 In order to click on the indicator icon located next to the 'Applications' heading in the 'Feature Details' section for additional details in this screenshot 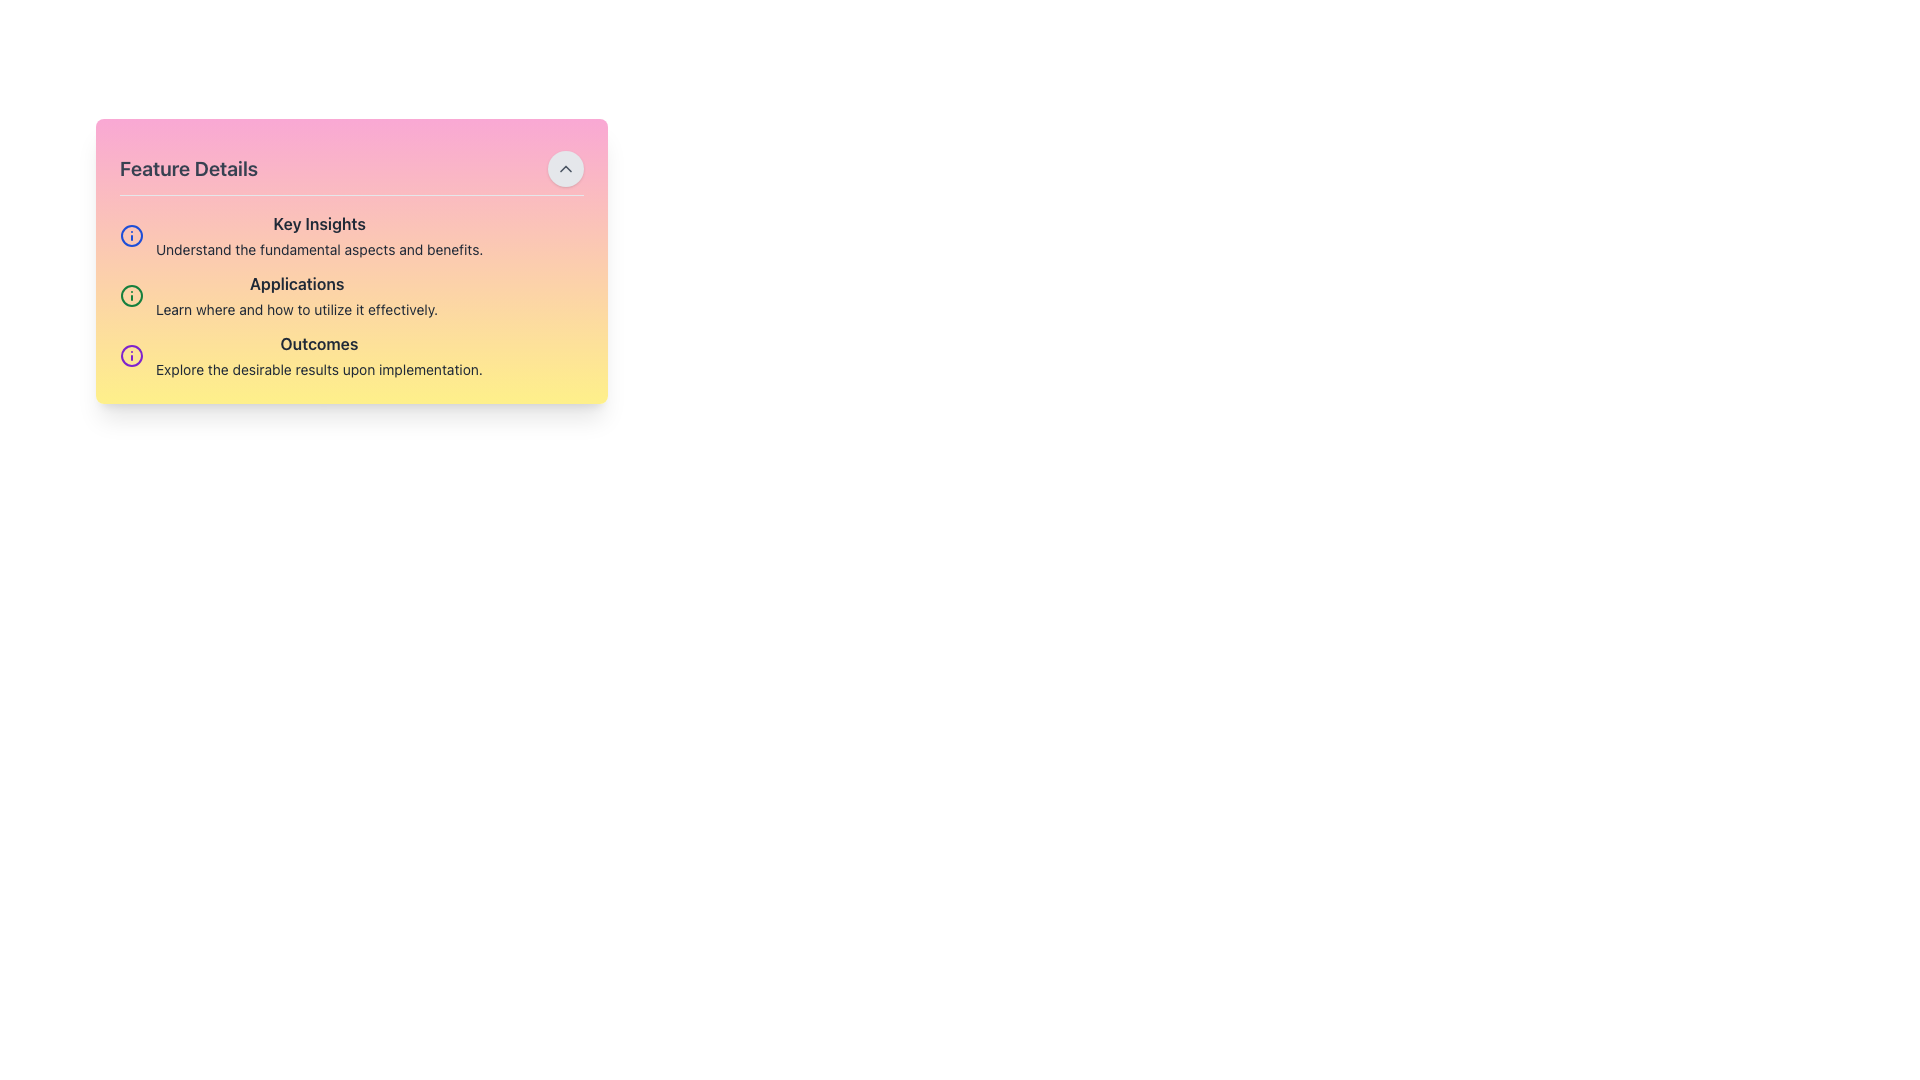, I will do `click(131, 296)`.